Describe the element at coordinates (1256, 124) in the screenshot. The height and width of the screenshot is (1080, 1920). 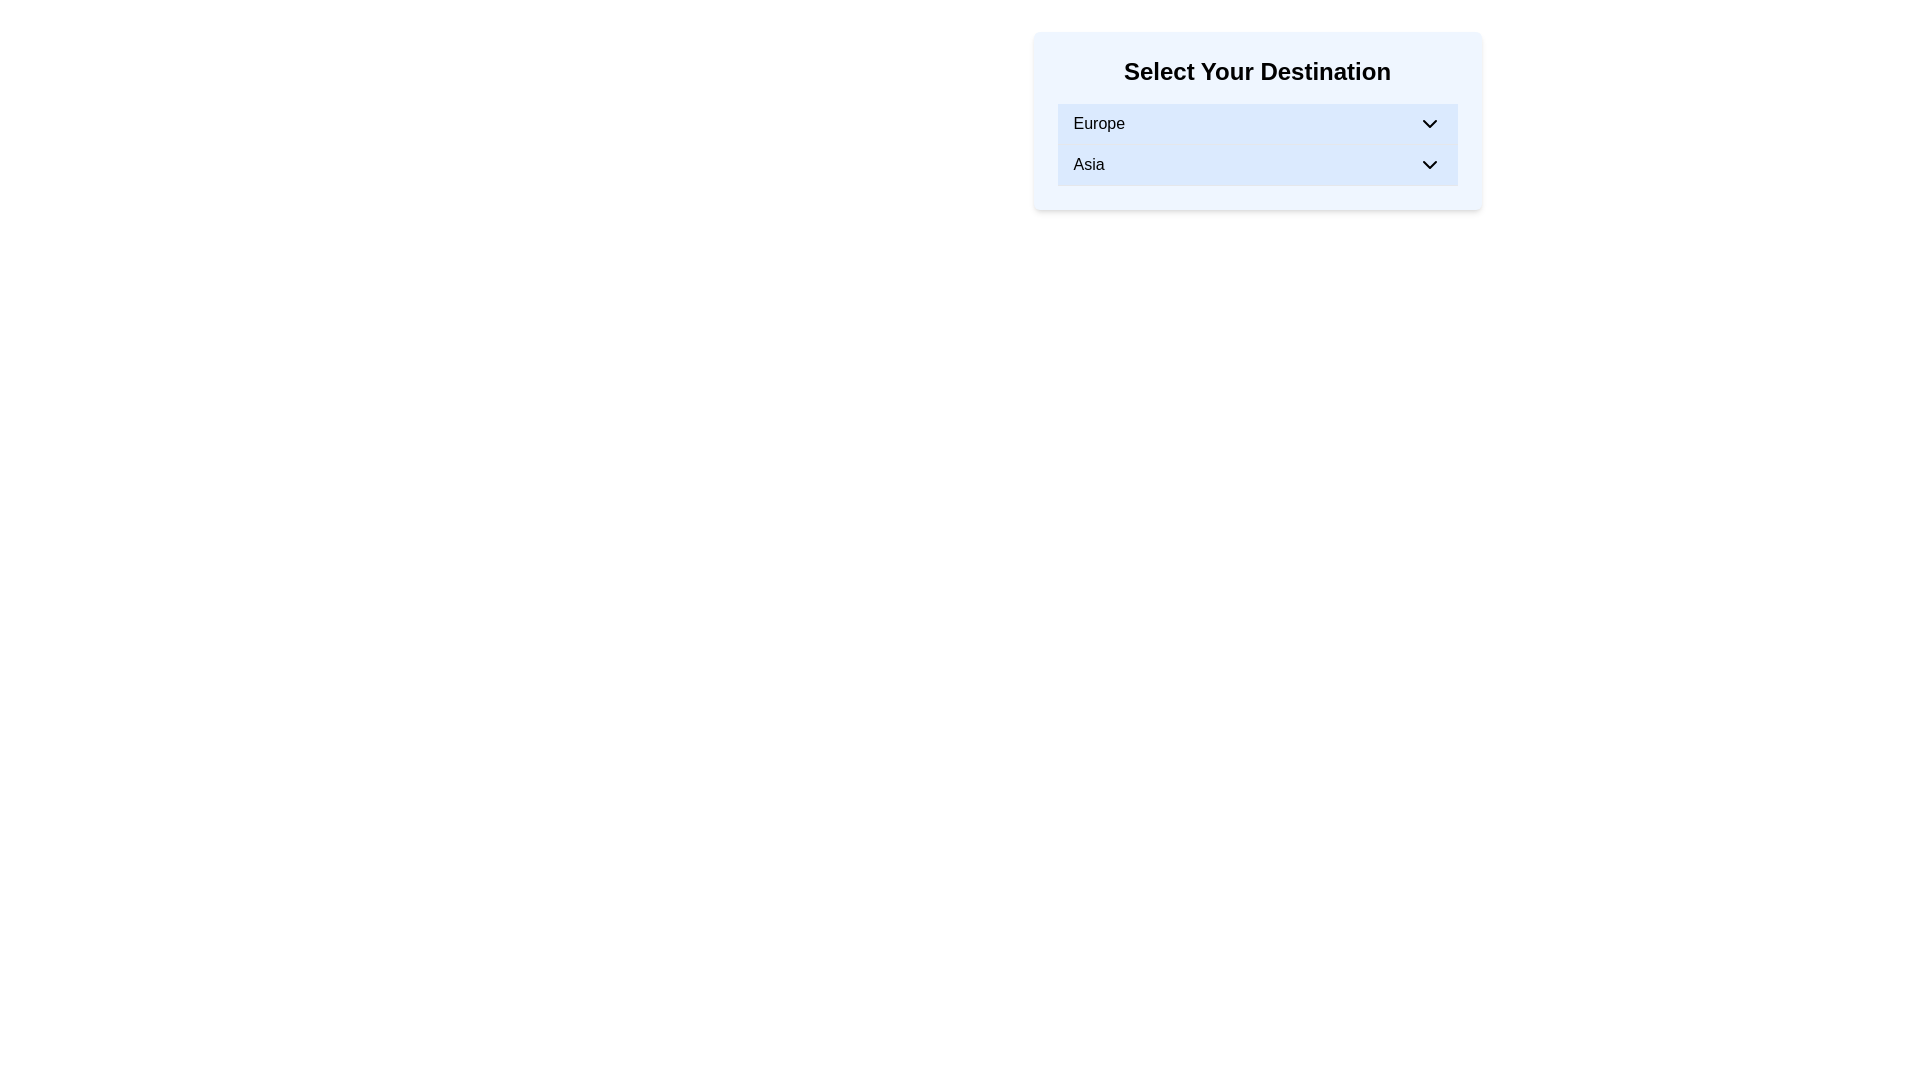
I see `the 'Europe' dropdown menu option with a blue background` at that location.